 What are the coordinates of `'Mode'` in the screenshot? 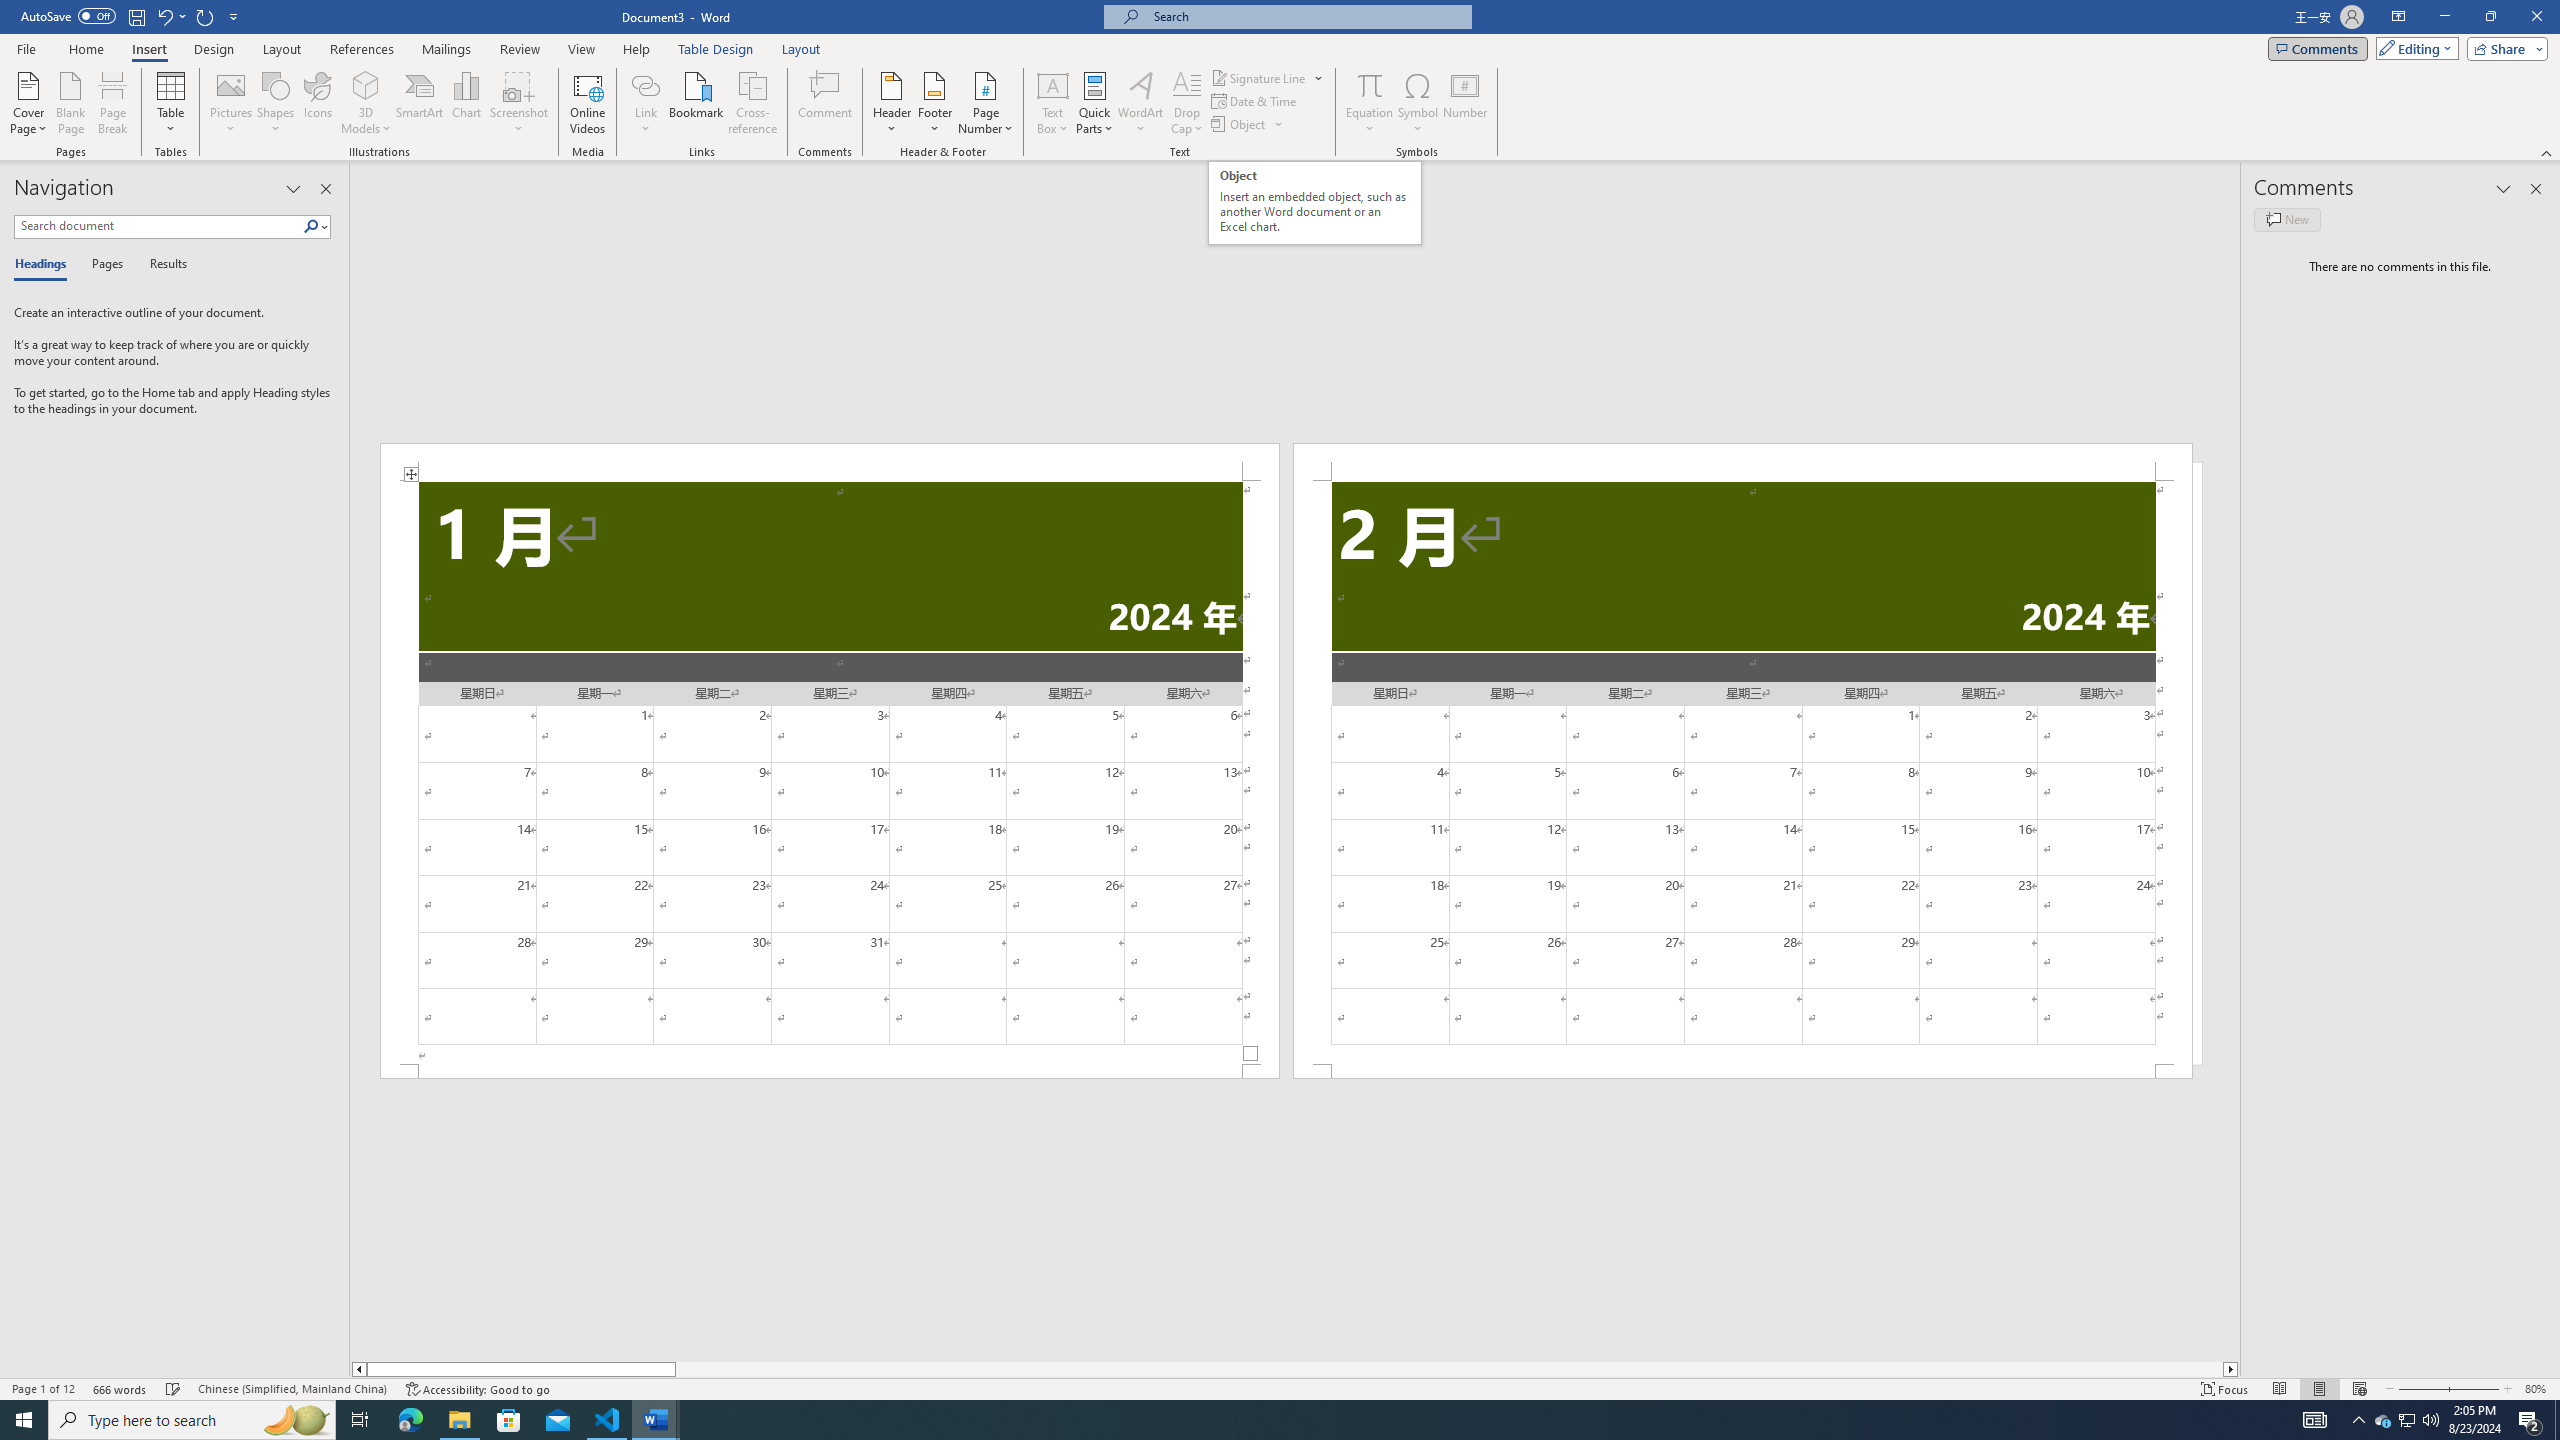 It's located at (2413, 47).